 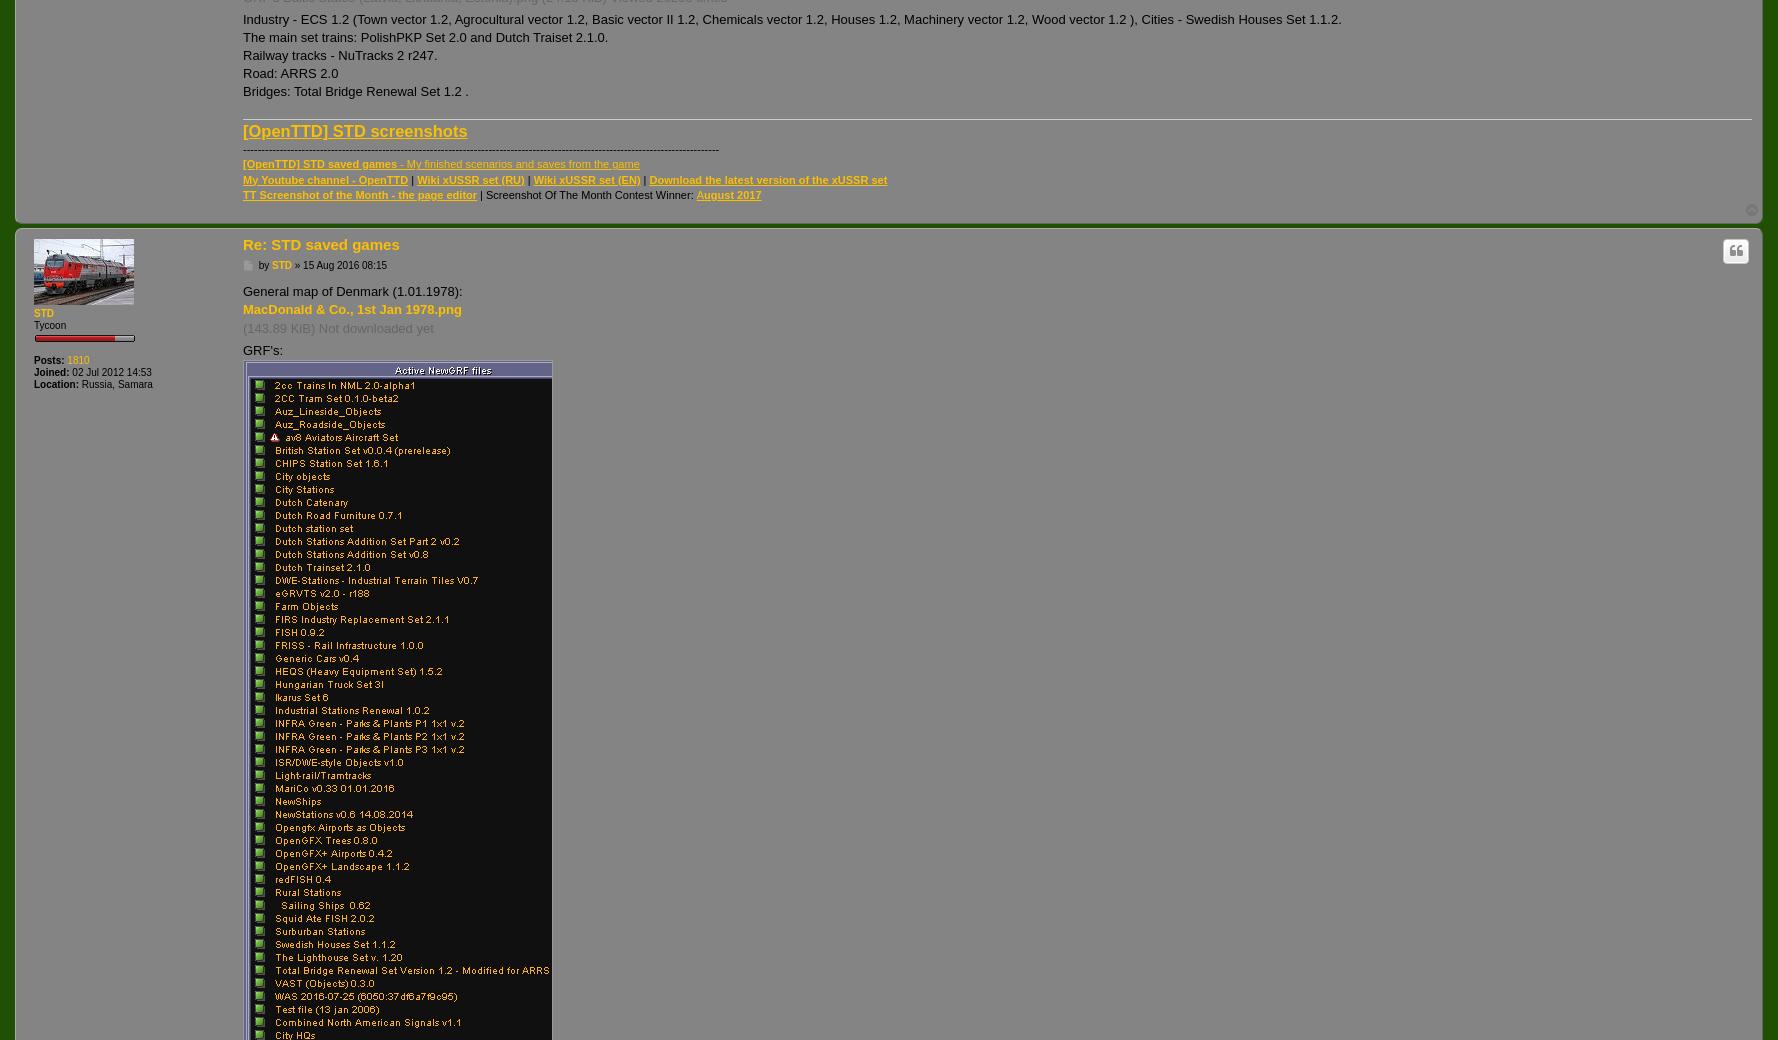 I want to click on '1810', so click(x=77, y=359).